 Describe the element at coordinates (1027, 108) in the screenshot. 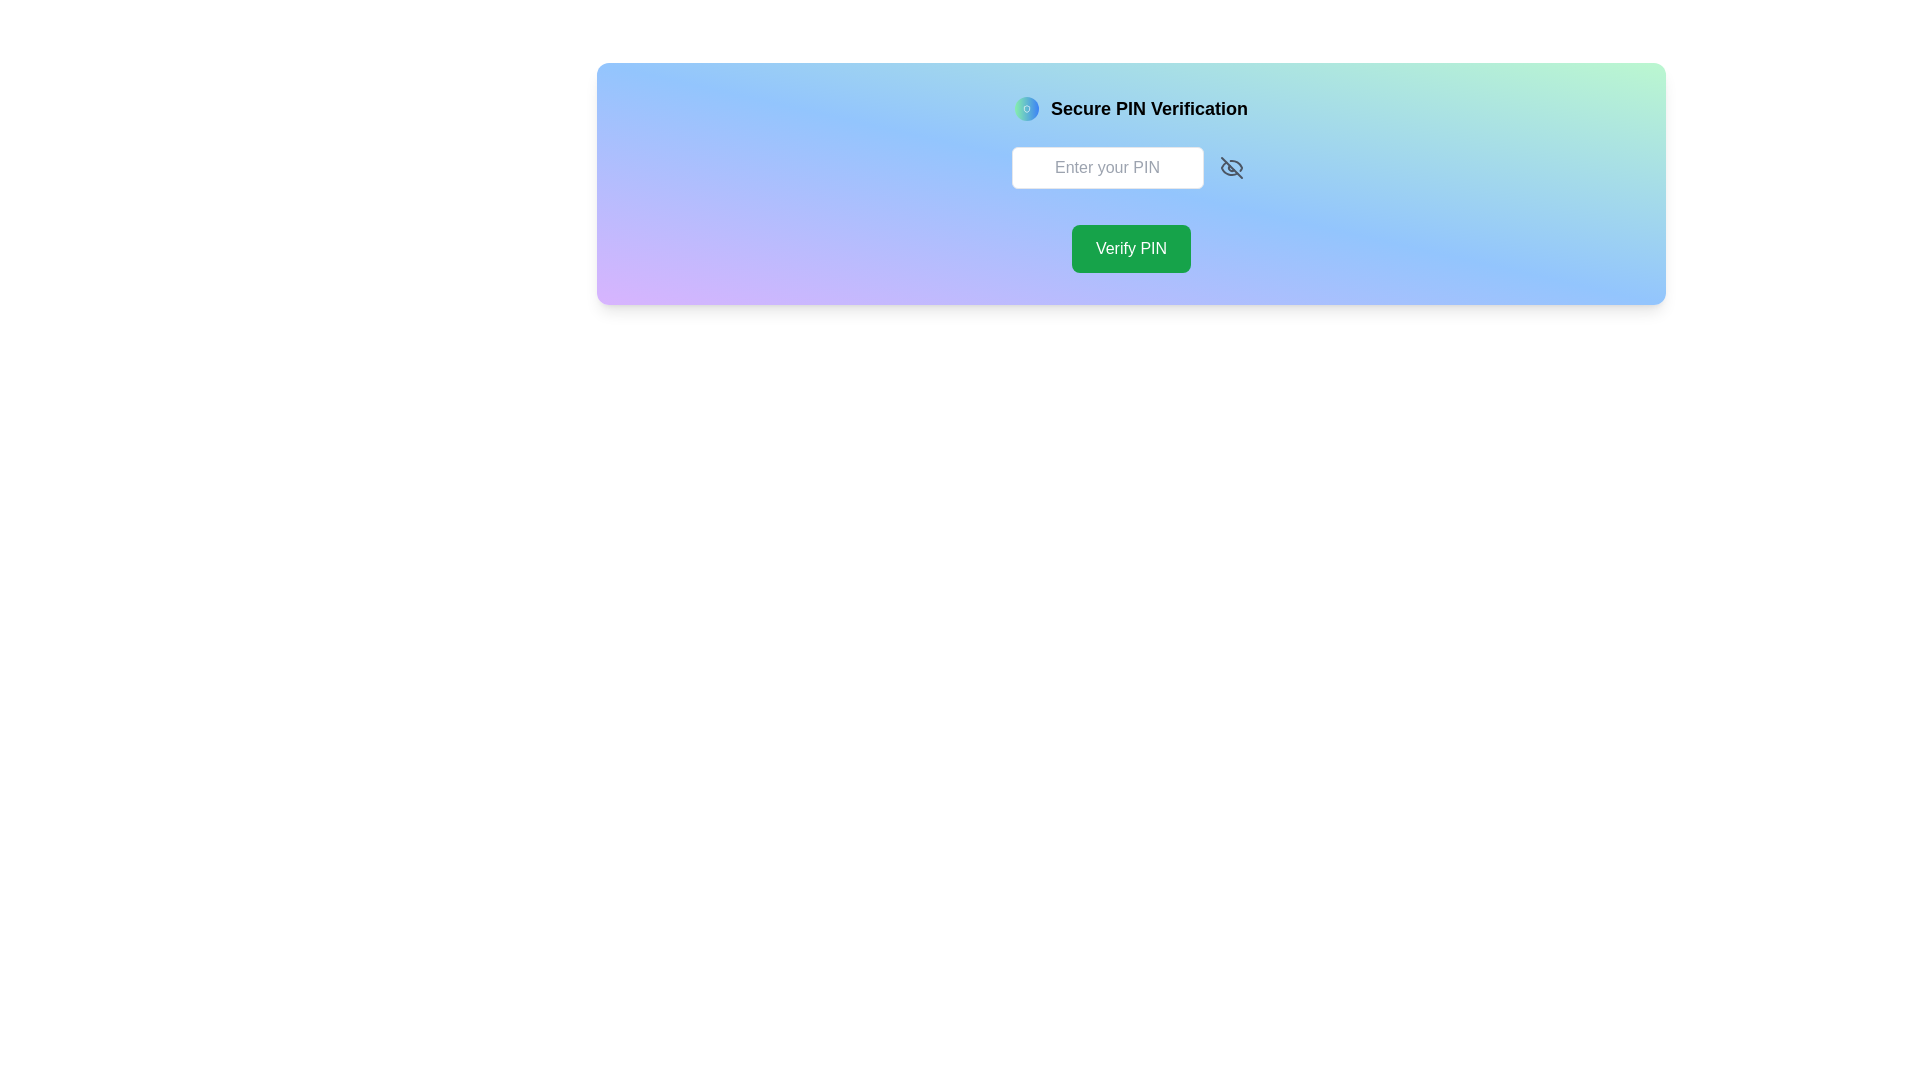

I see `the shield icon with a gradient background located adjacent to the text 'Secure PIN Verification'` at that location.